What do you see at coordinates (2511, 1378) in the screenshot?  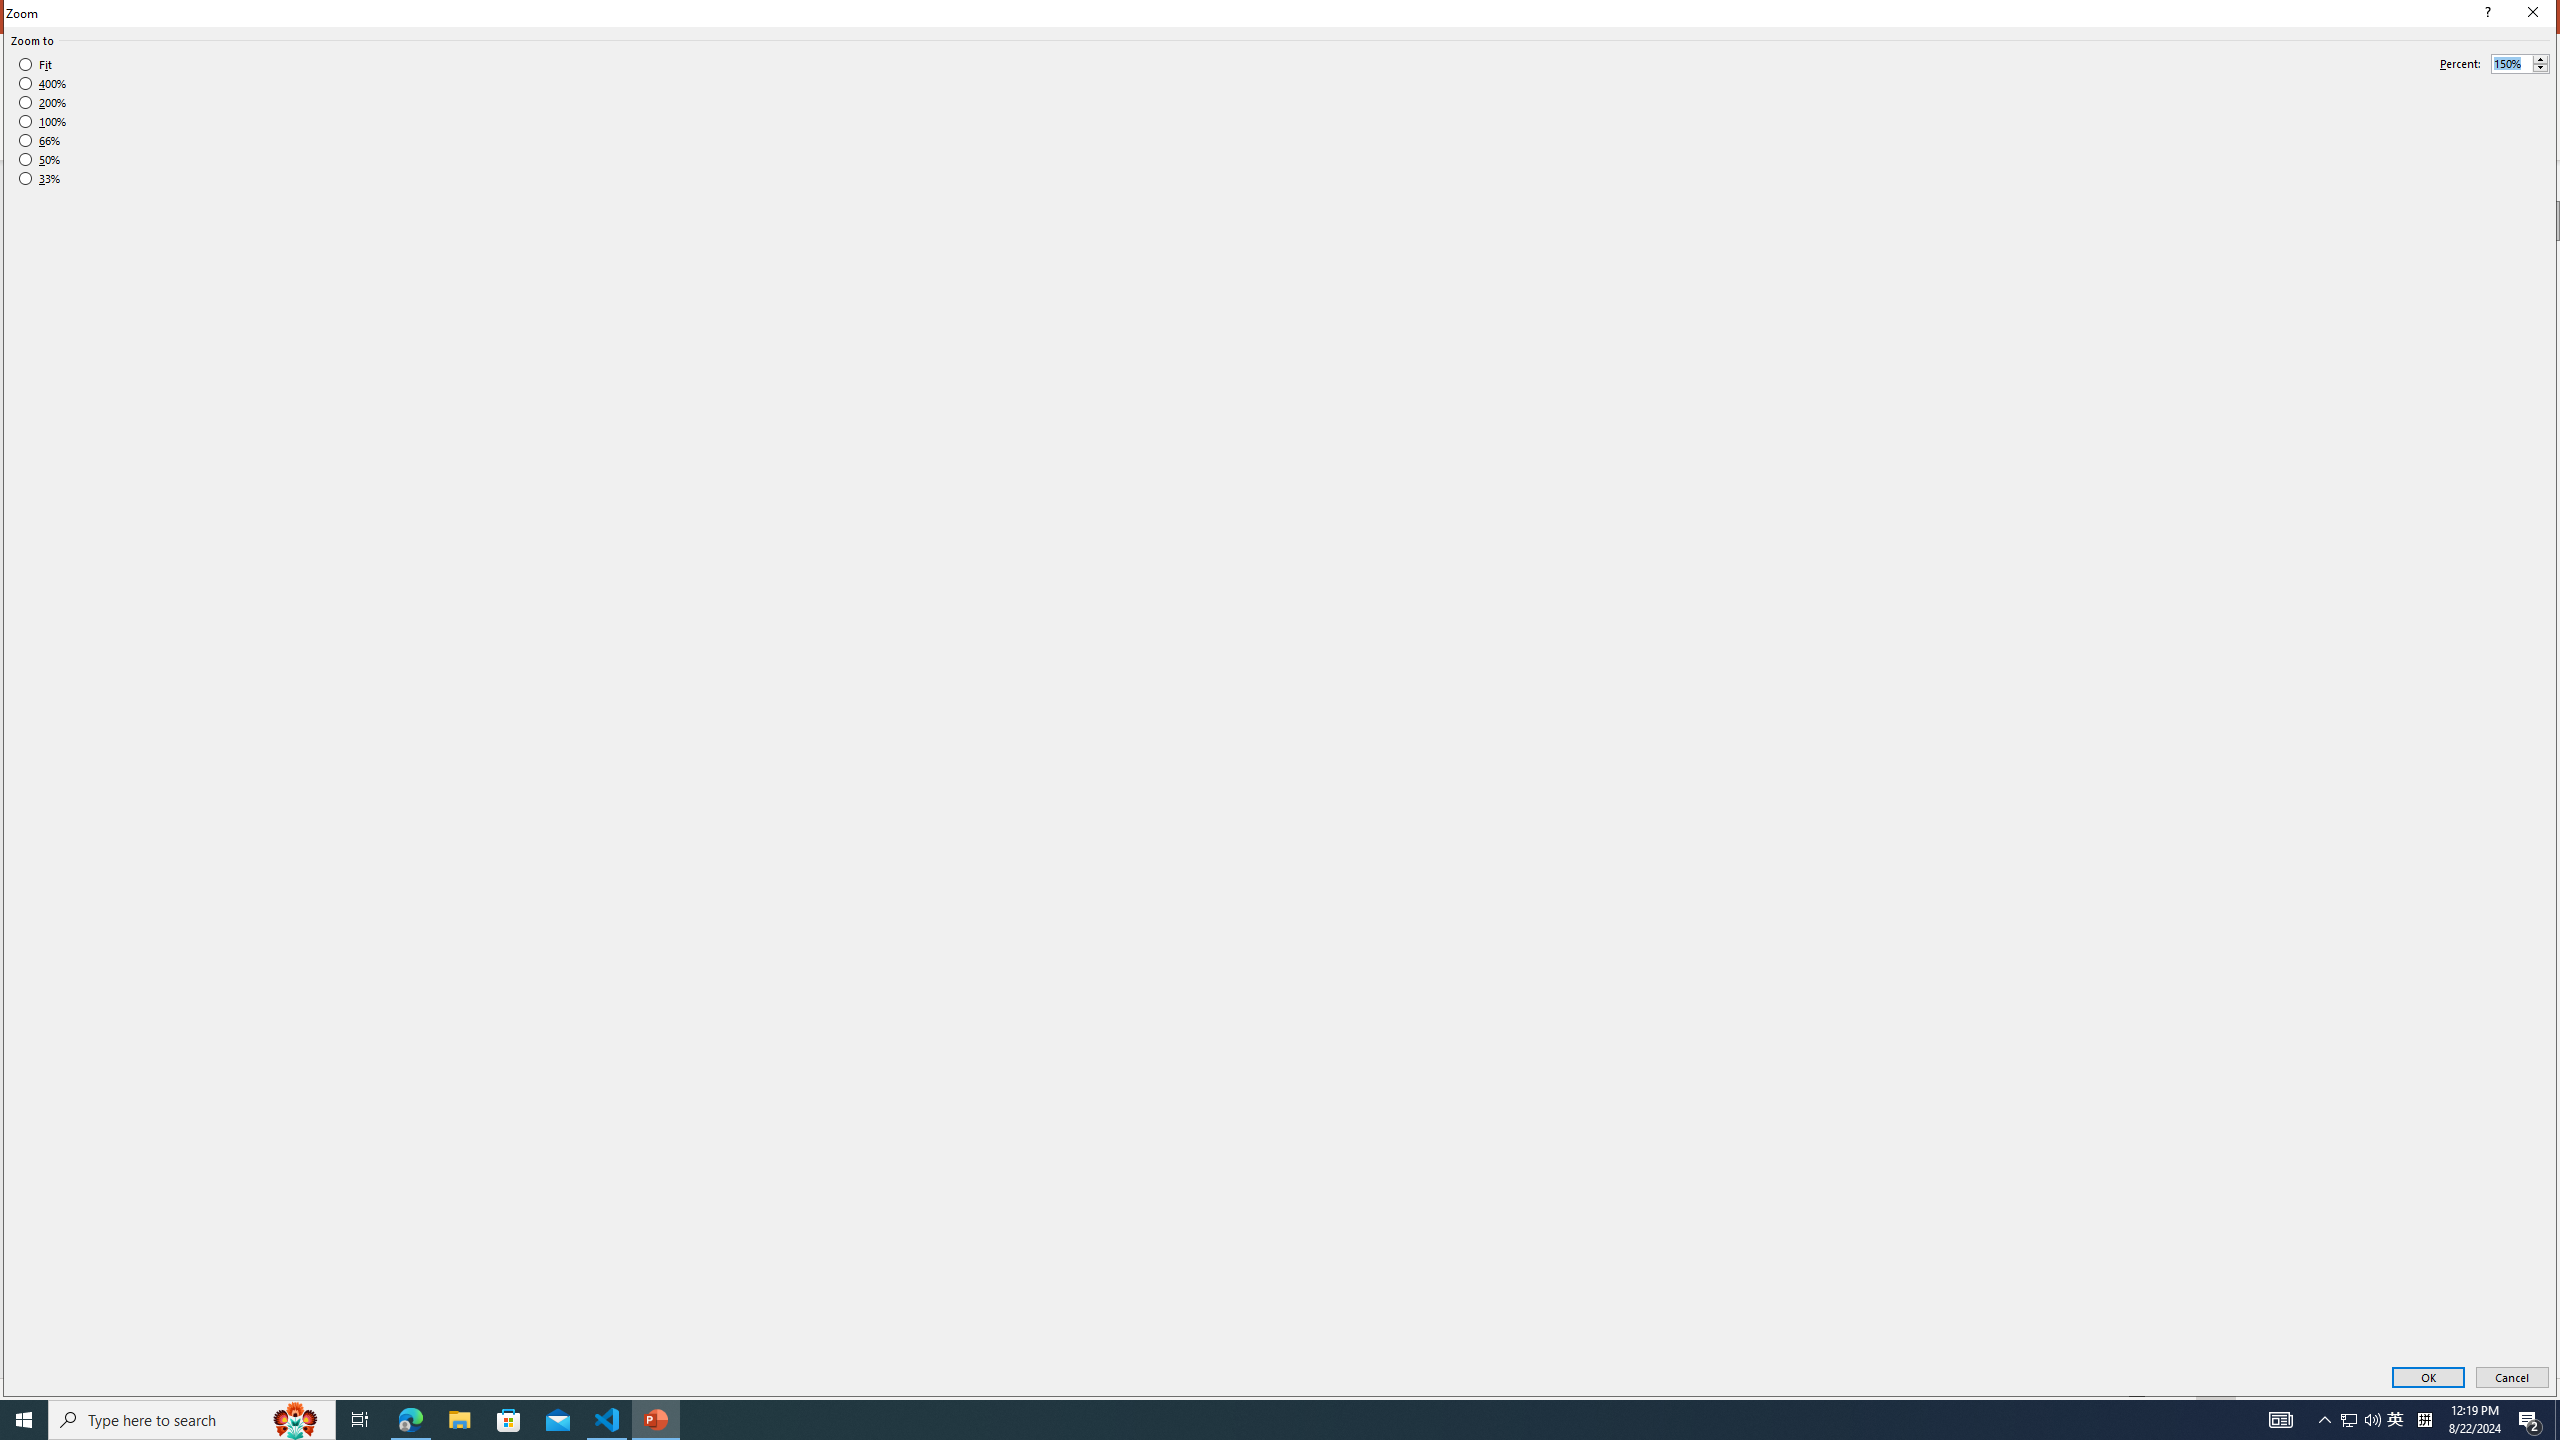 I see `'Cancel'` at bounding box center [2511, 1378].